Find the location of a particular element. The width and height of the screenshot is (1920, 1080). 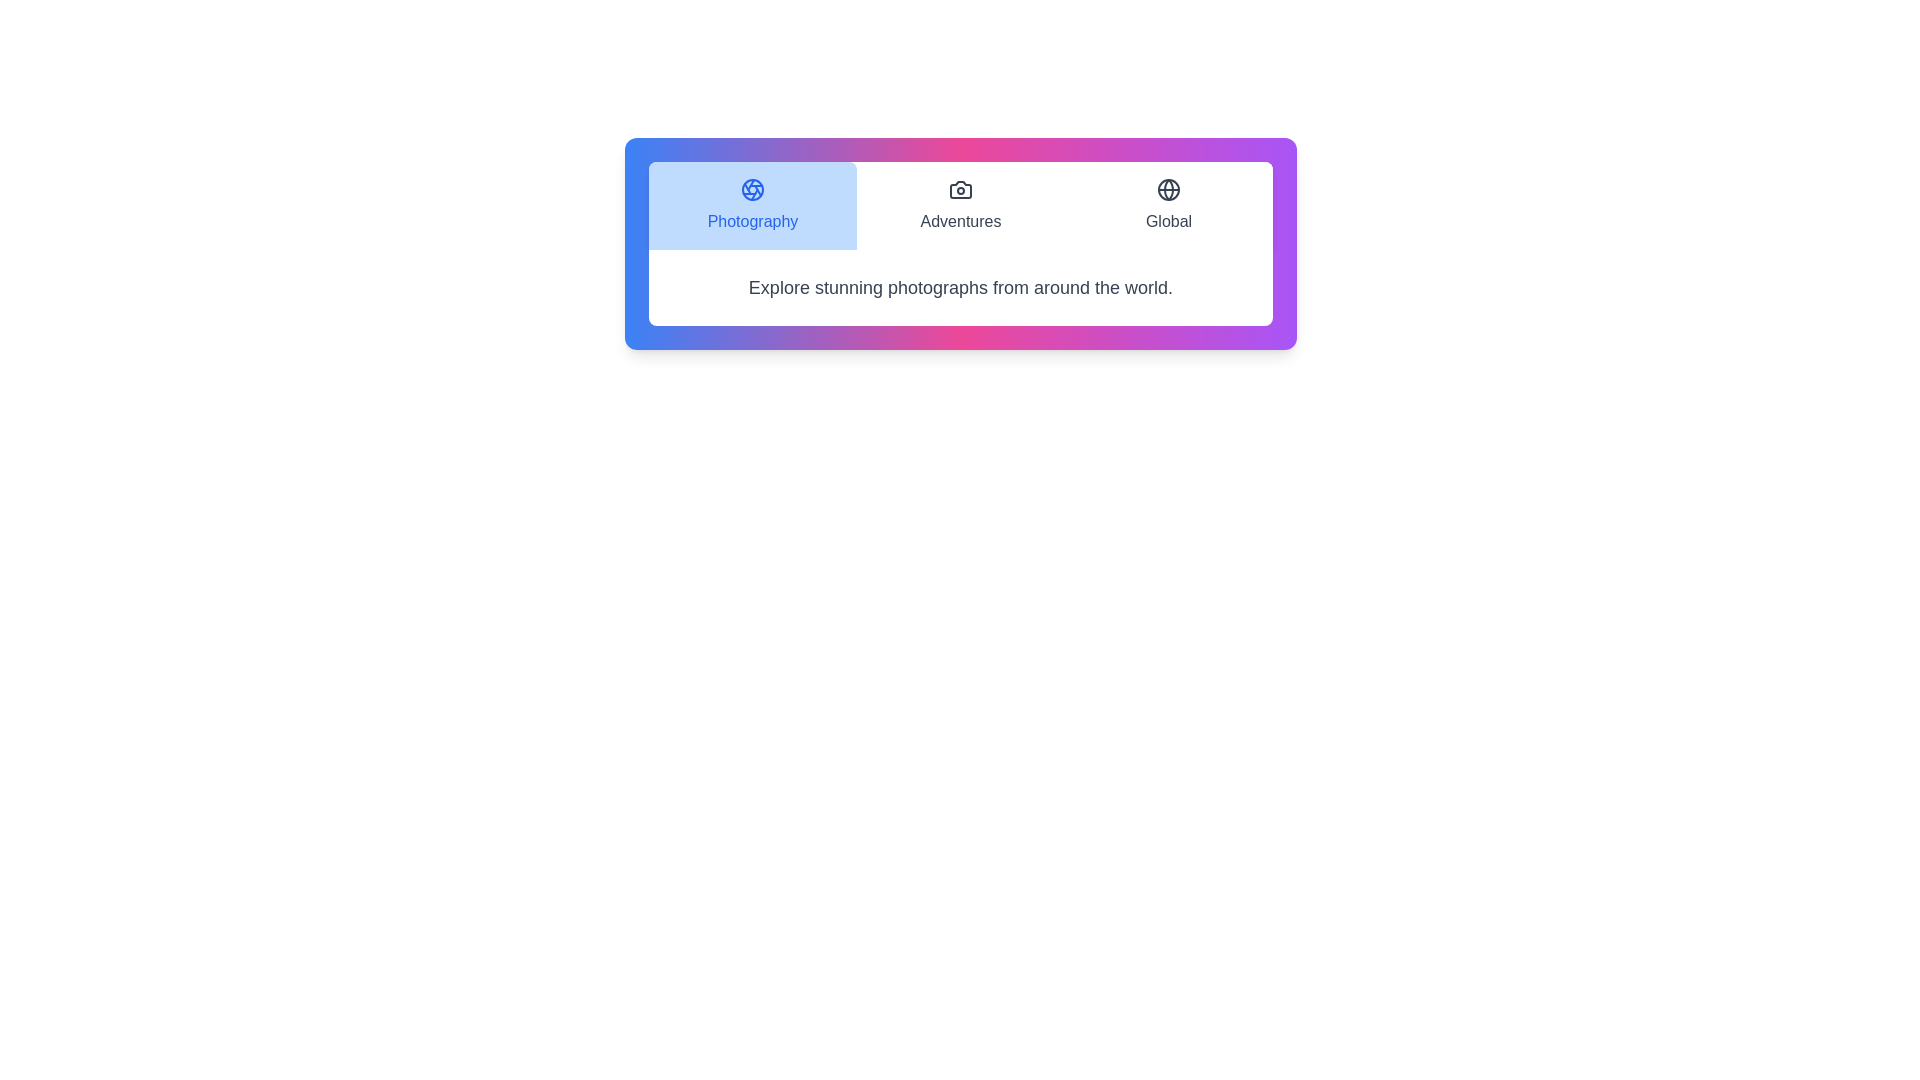

the camera icon representing the 'Adventures' tab in the navigation section is located at coordinates (960, 189).